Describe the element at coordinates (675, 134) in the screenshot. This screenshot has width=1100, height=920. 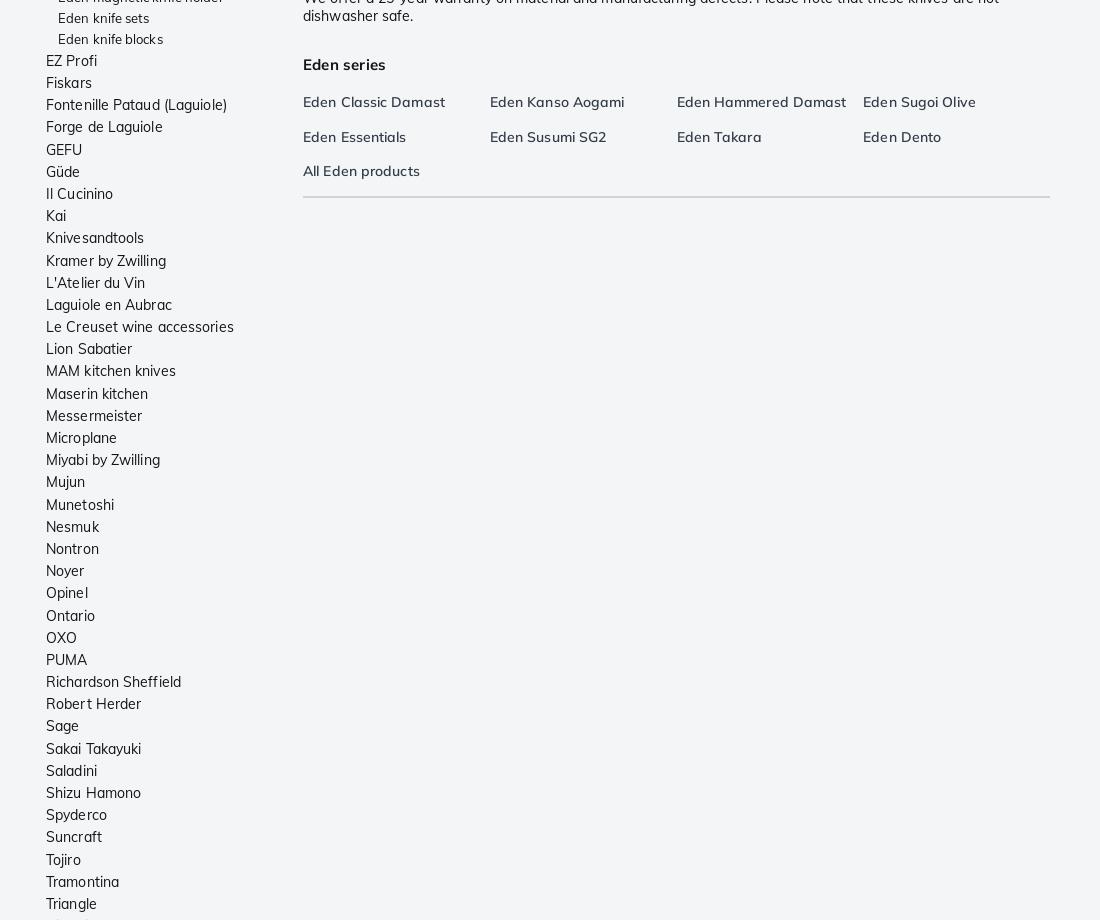
I see `'Eden Takara'` at that location.